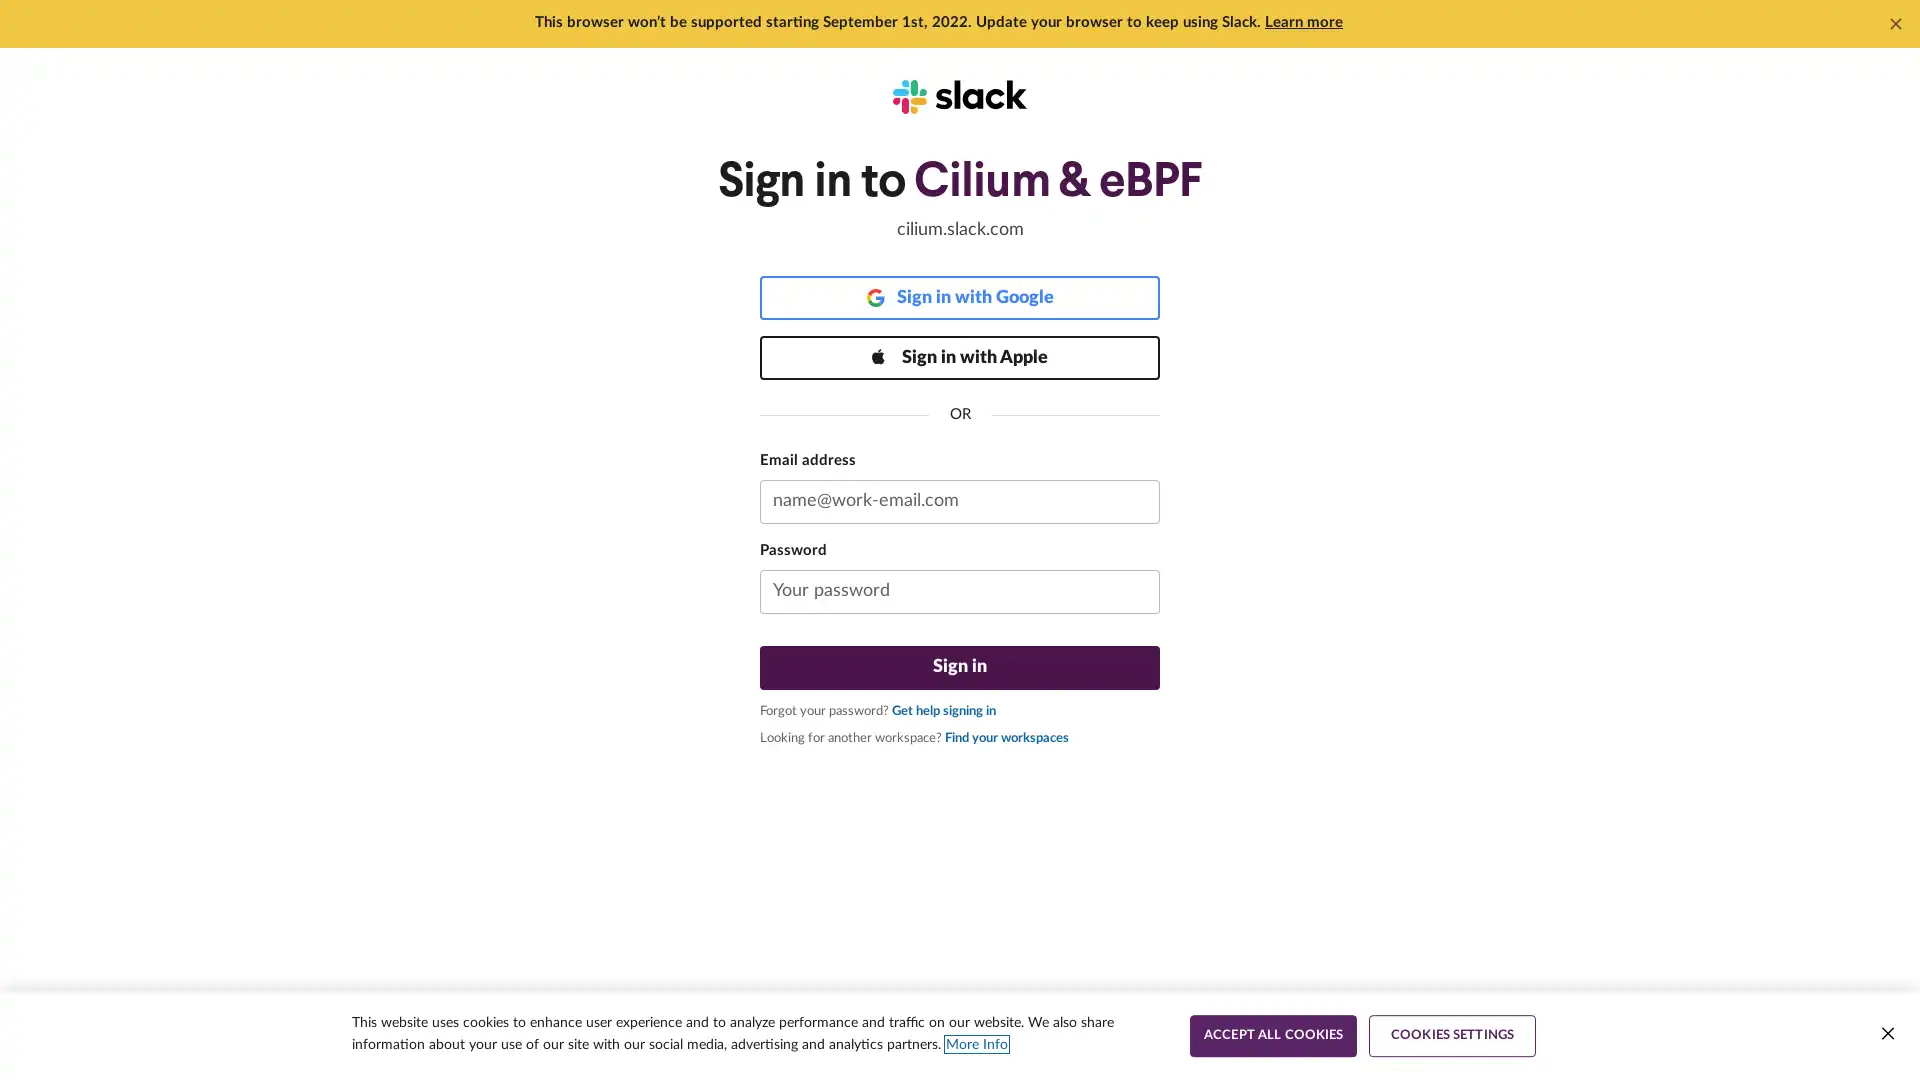 This screenshot has width=1920, height=1080. What do you see at coordinates (1886, 1033) in the screenshot?
I see `Close` at bounding box center [1886, 1033].